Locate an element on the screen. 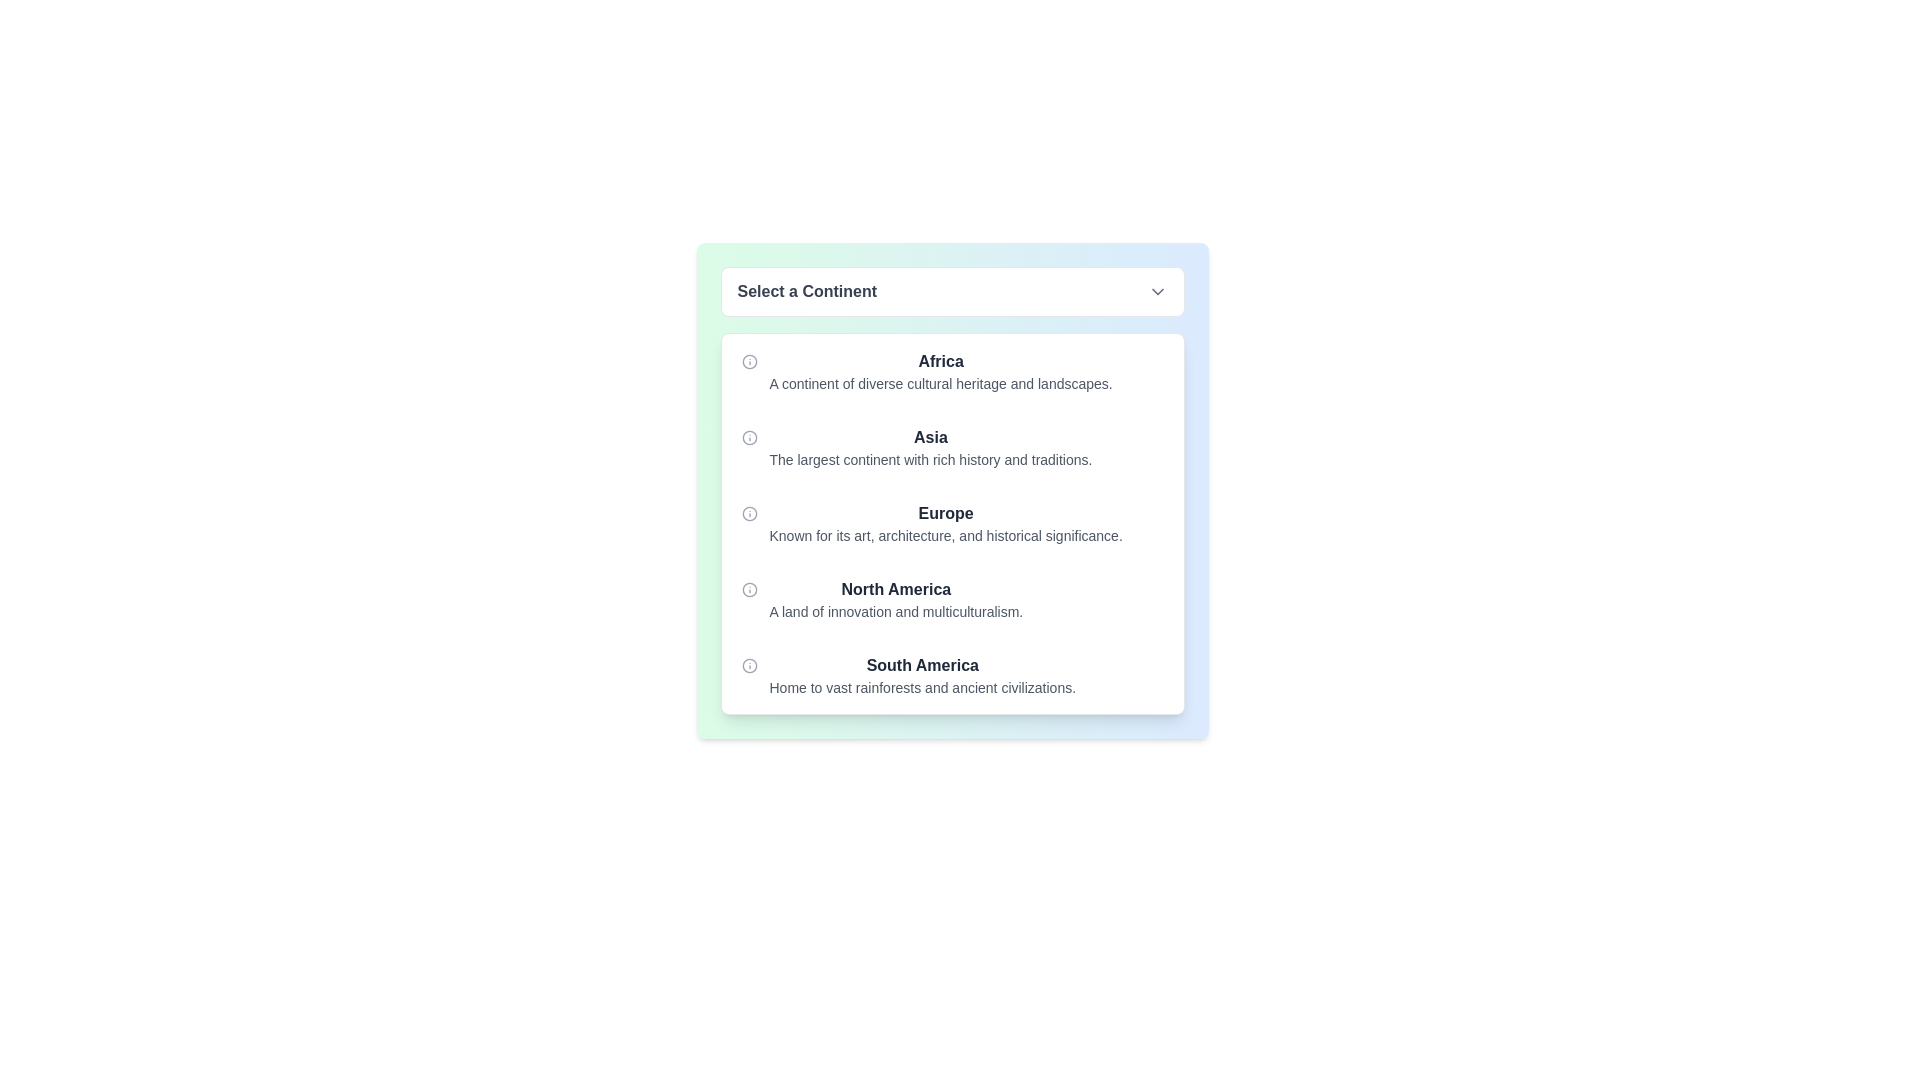 This screenshot has height=1080, width=1920. the fourth list item representing 'North America' which is located between 'Europe' and 'South America' in the vertical list is located at coordinates (951, 599).